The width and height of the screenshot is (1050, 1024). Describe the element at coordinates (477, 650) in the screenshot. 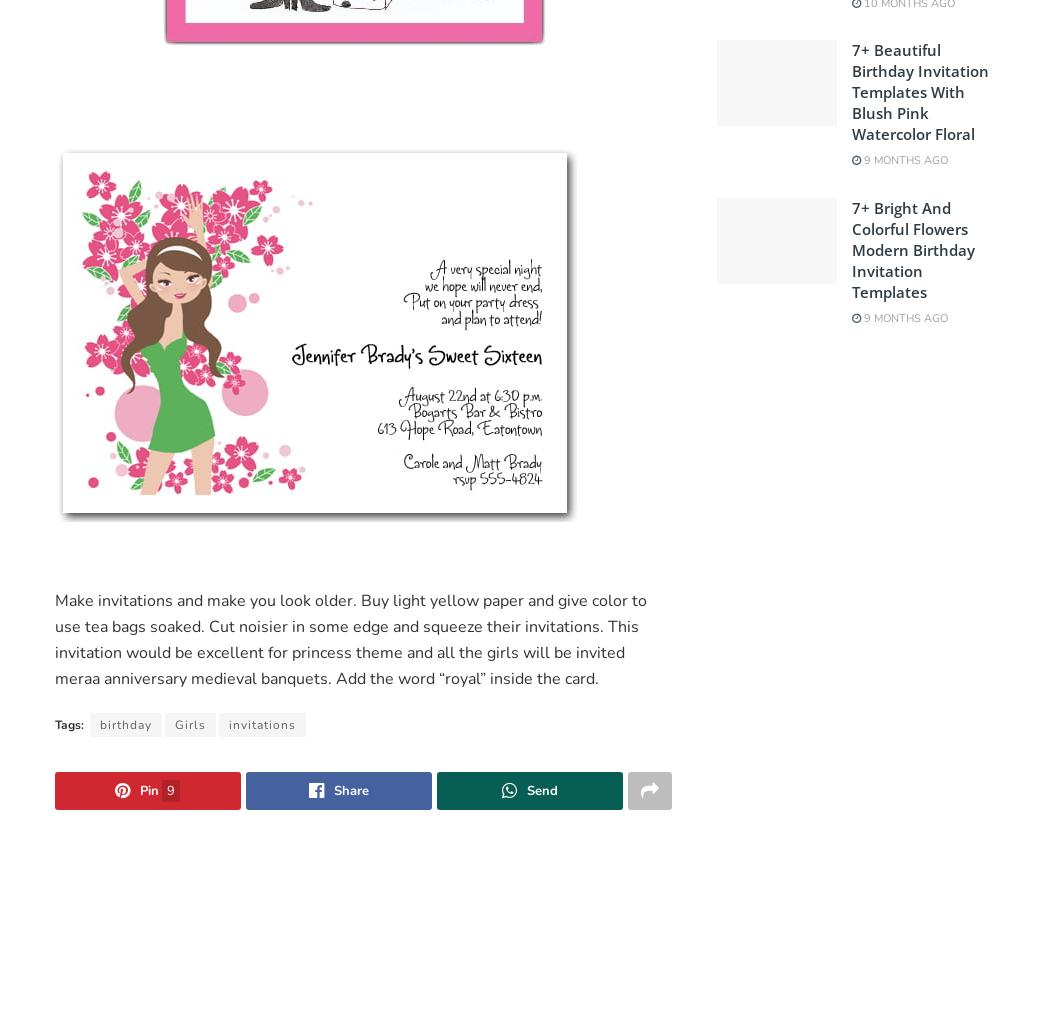

I see `'all the girls'` at that location.